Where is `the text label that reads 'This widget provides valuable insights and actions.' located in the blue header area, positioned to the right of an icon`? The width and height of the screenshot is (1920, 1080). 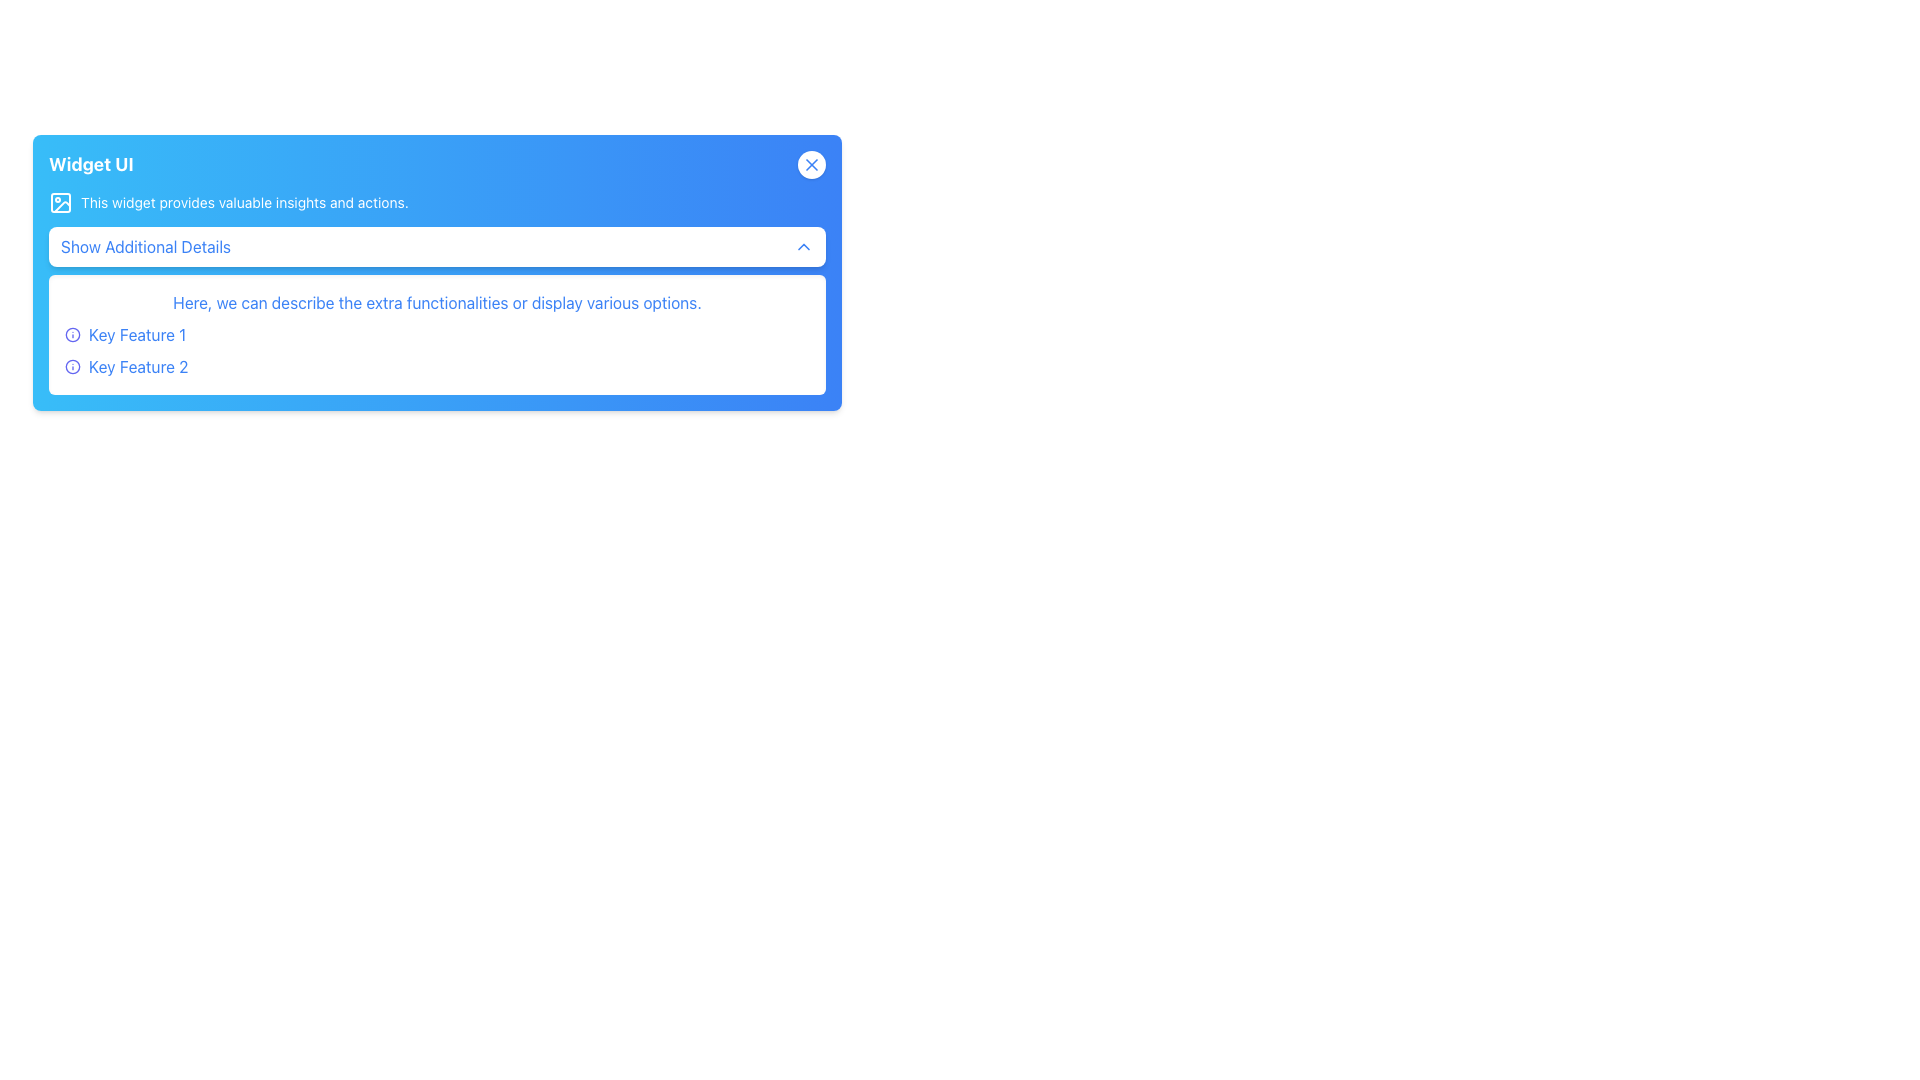
the text label that reads 'This widget provides valuable insights and actions.' located in the blue header area, positioned to the right of an icon is located at coordinates (243, 203).